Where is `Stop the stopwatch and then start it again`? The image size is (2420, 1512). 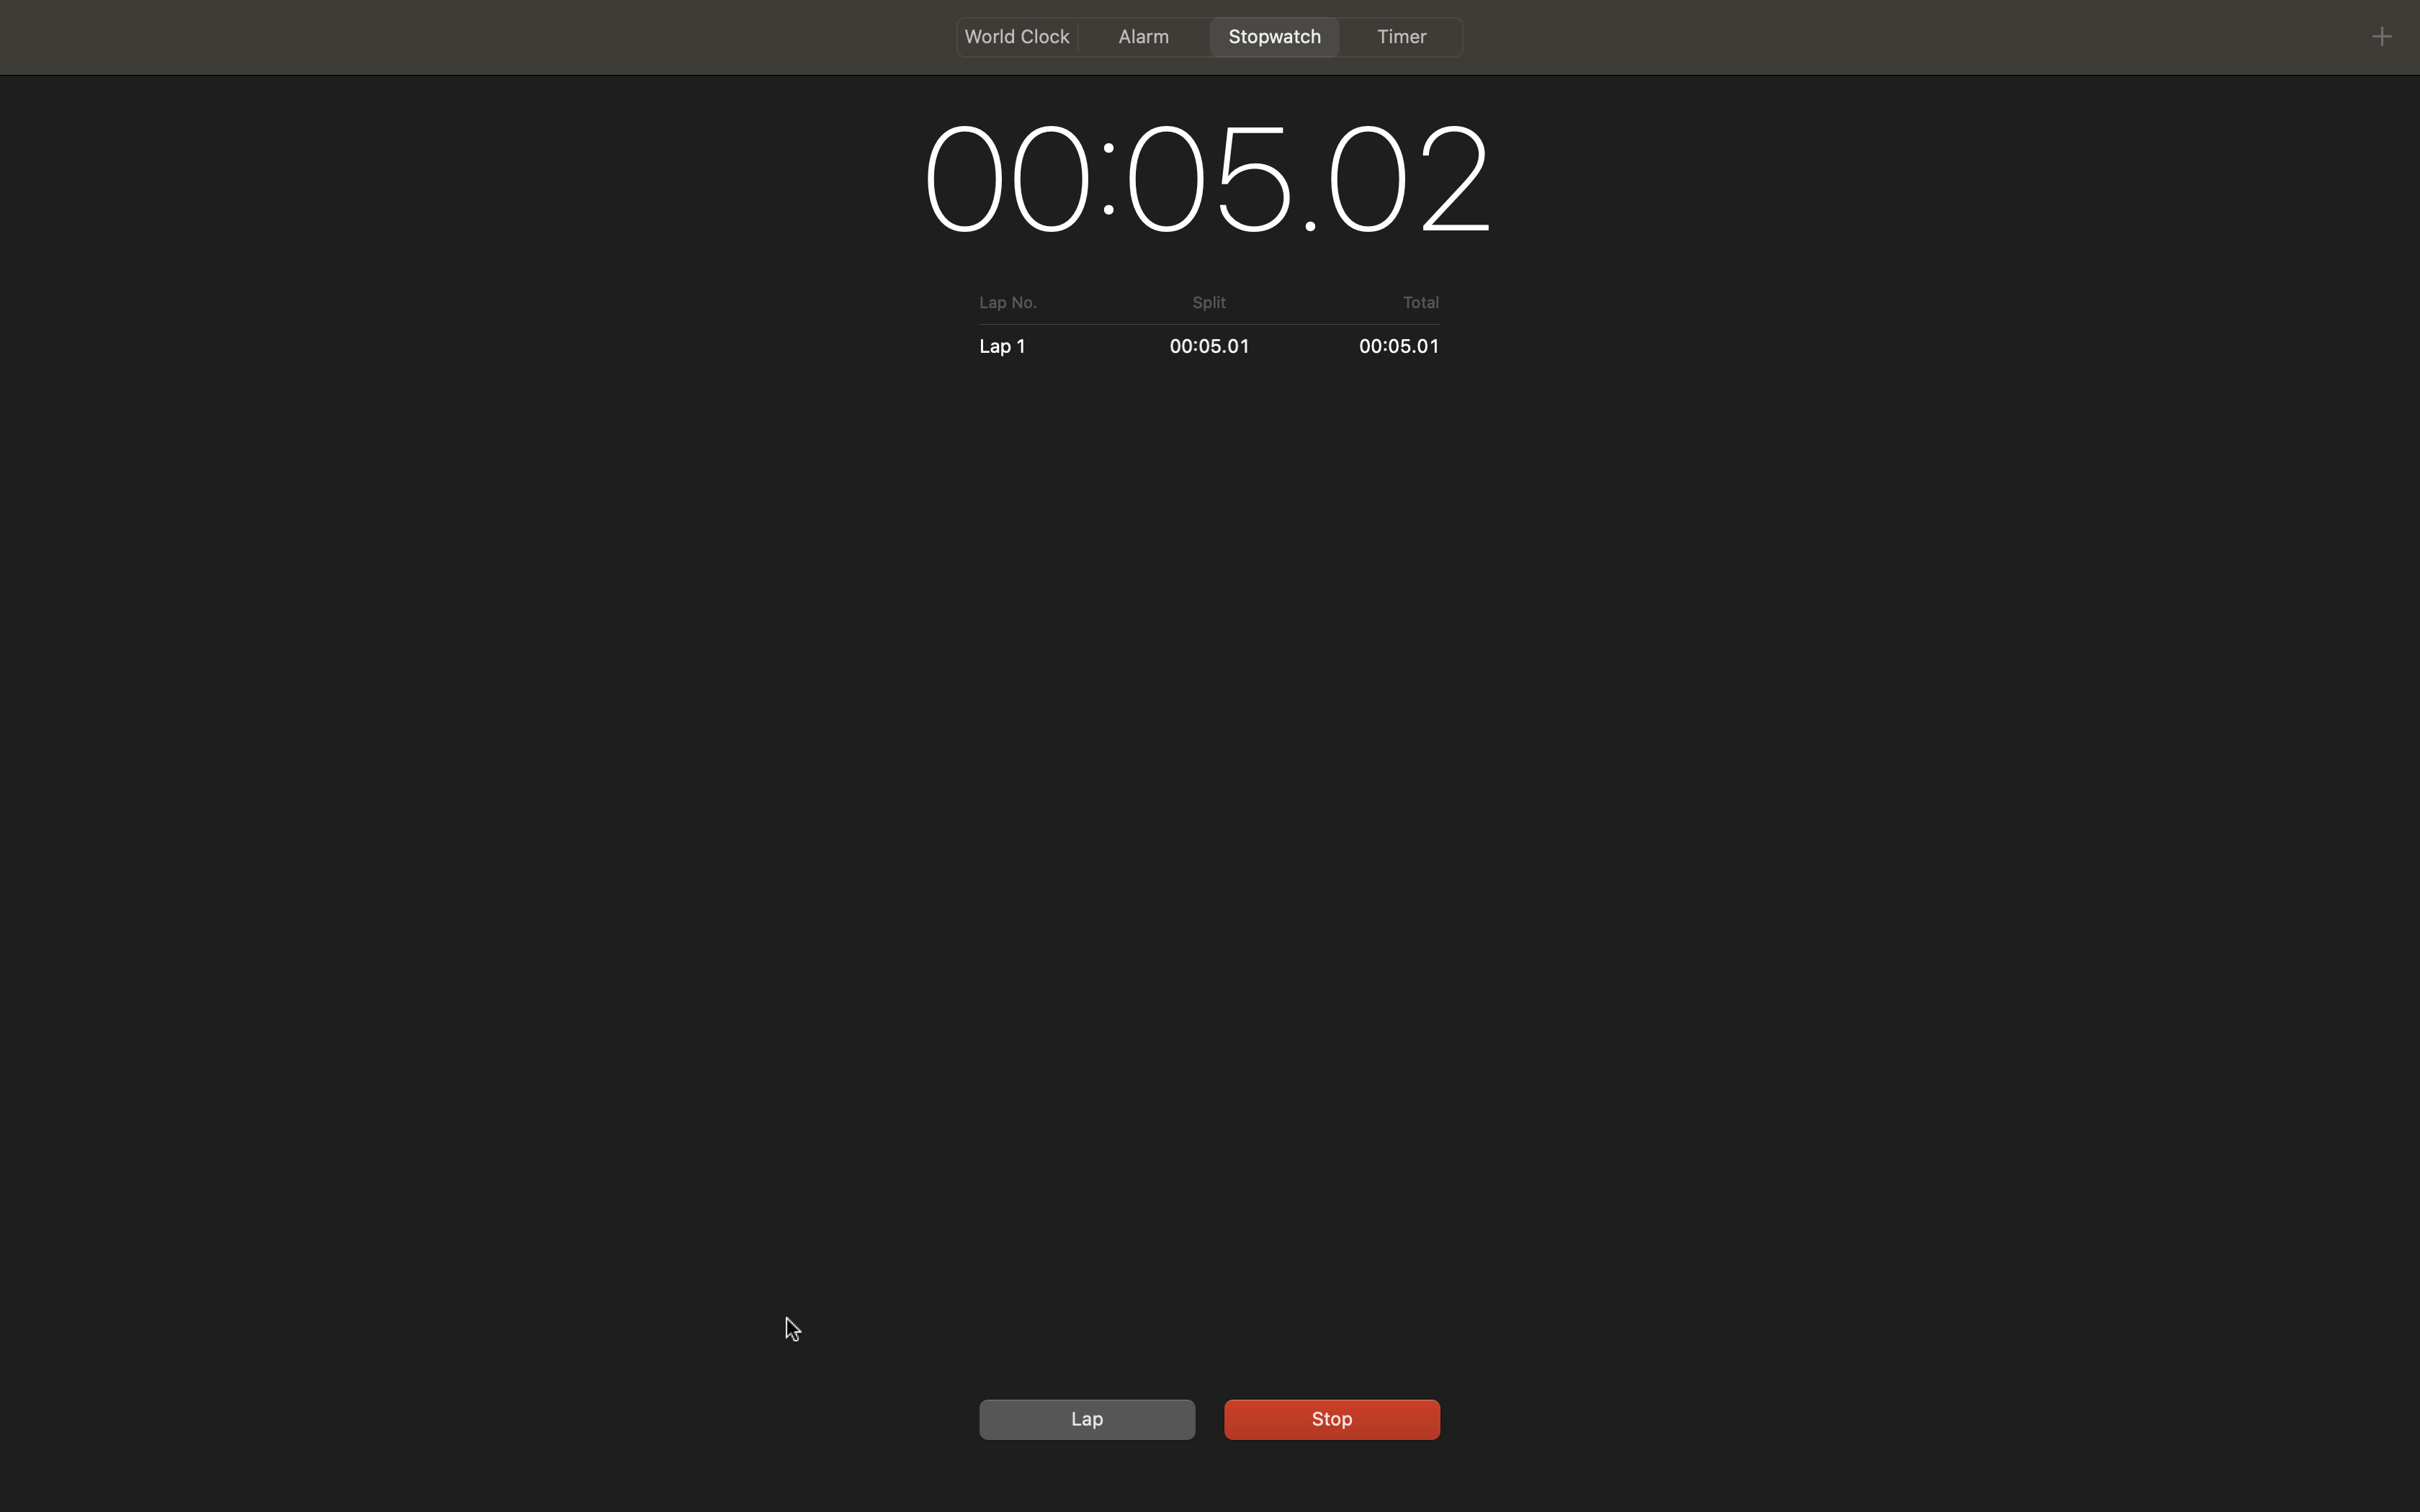
Stop the stopwatch and then start it again is located at coordinates (1328, 1416).